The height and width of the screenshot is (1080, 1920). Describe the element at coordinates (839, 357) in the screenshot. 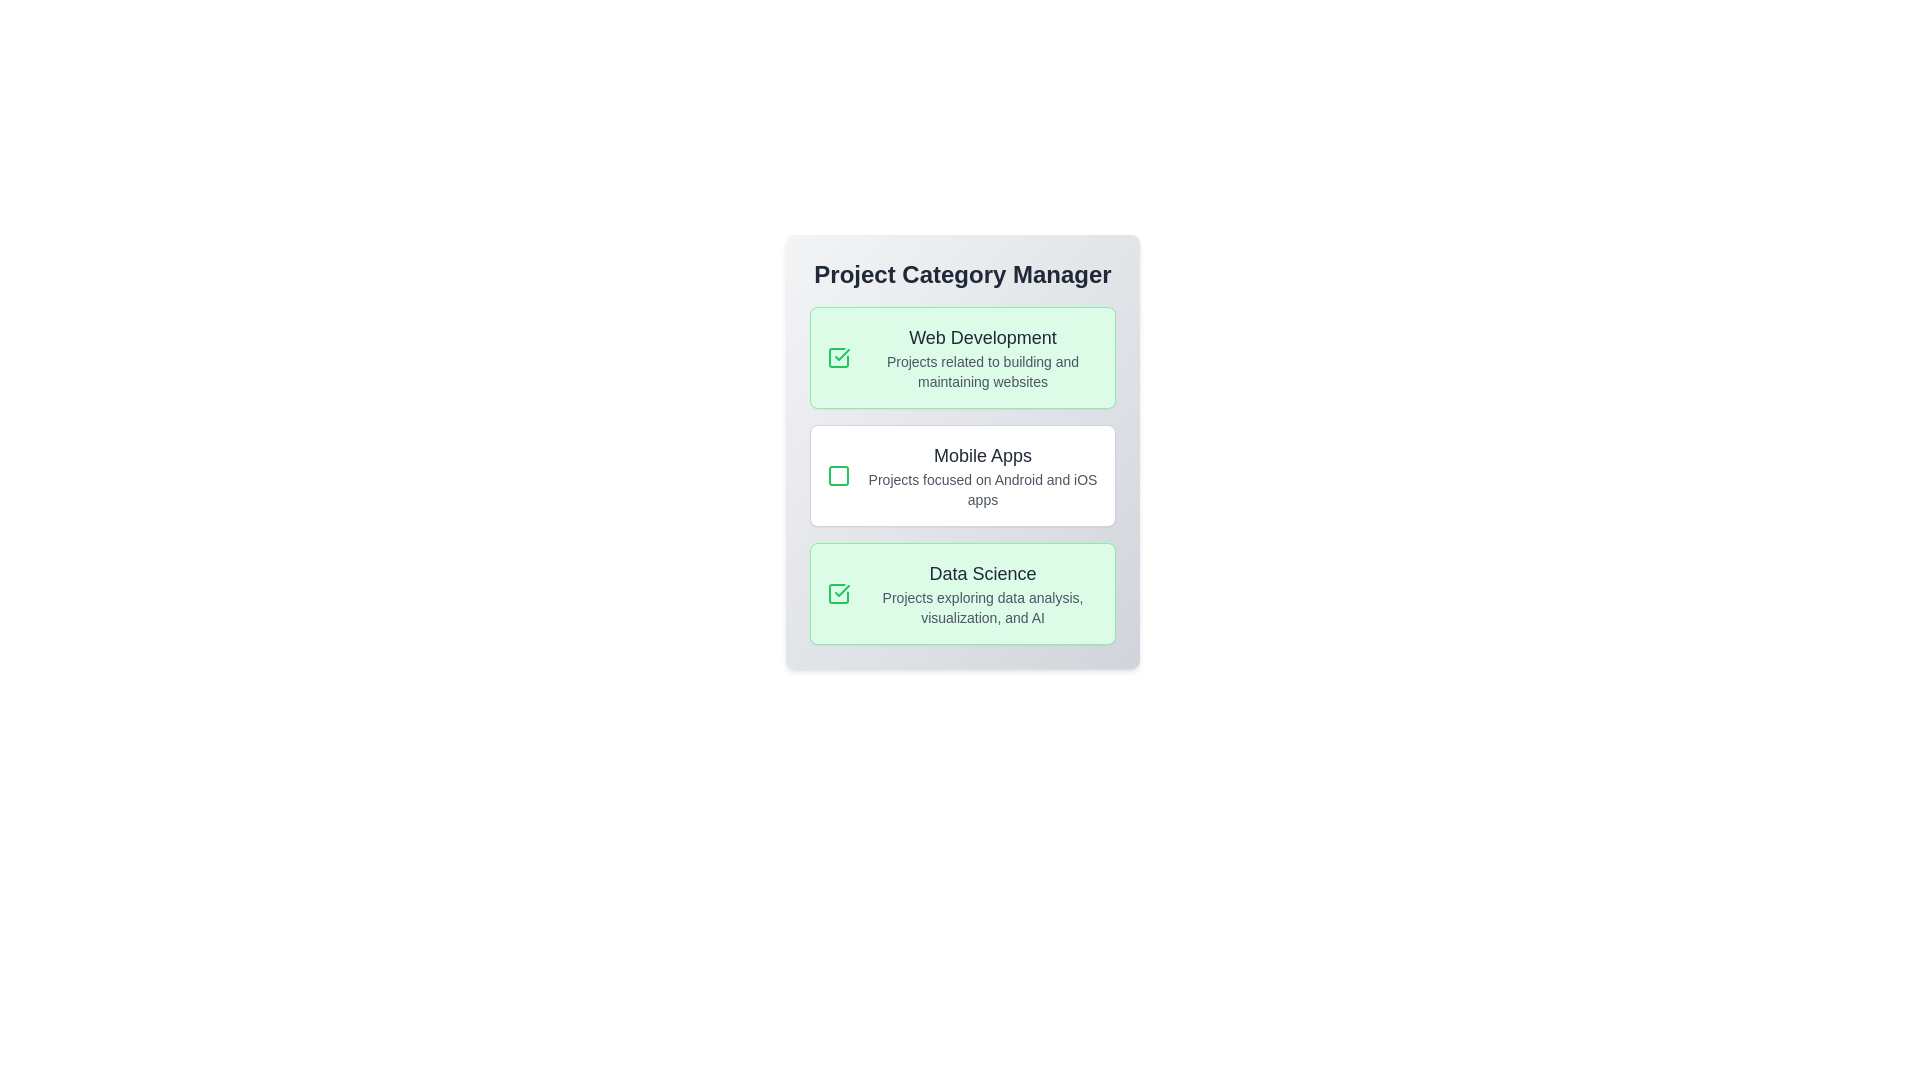

I see `the state of the checkbox indicating the 'Web Development' category in the 'Project Category Manager' panel, located to the left of the text 'Web Development'` at that location.